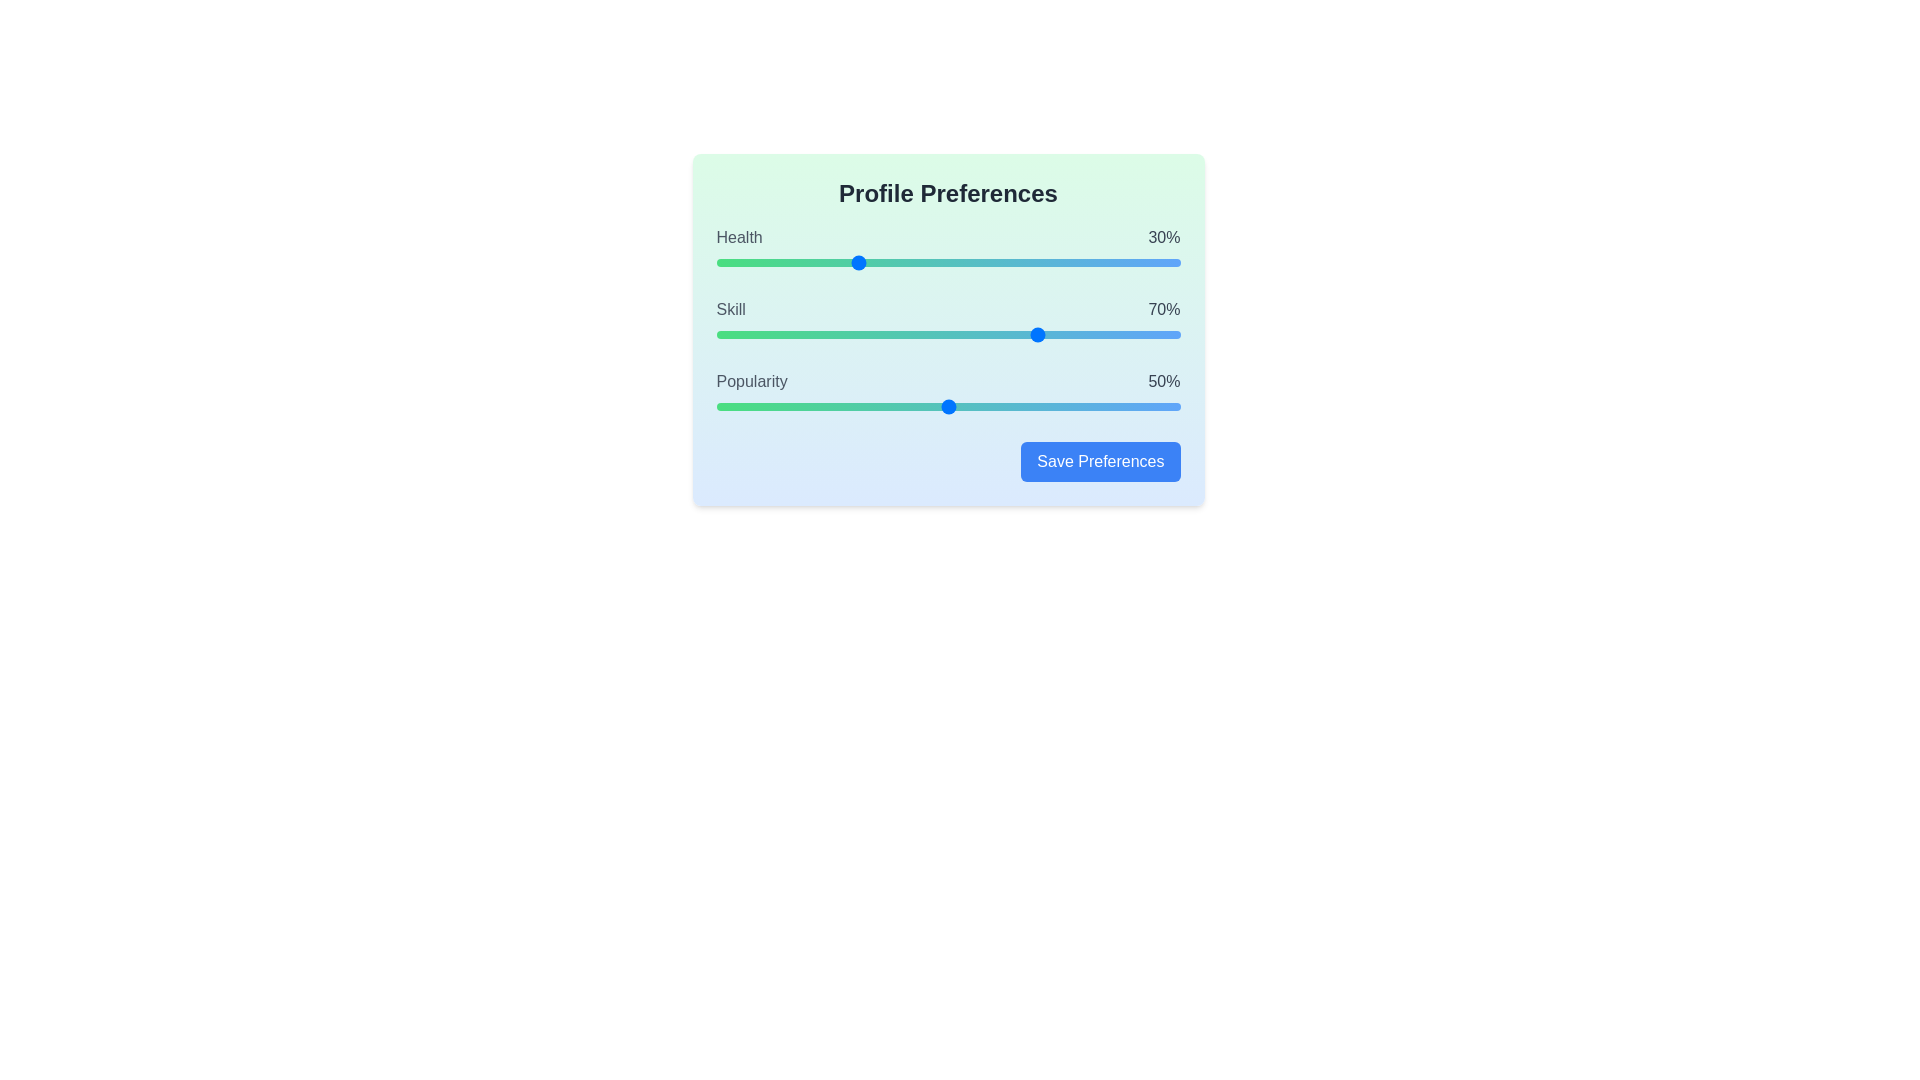  Describe the element at coordinates (1045, 334) in the screenshot. I see `the skill slider to 71%` at that location.